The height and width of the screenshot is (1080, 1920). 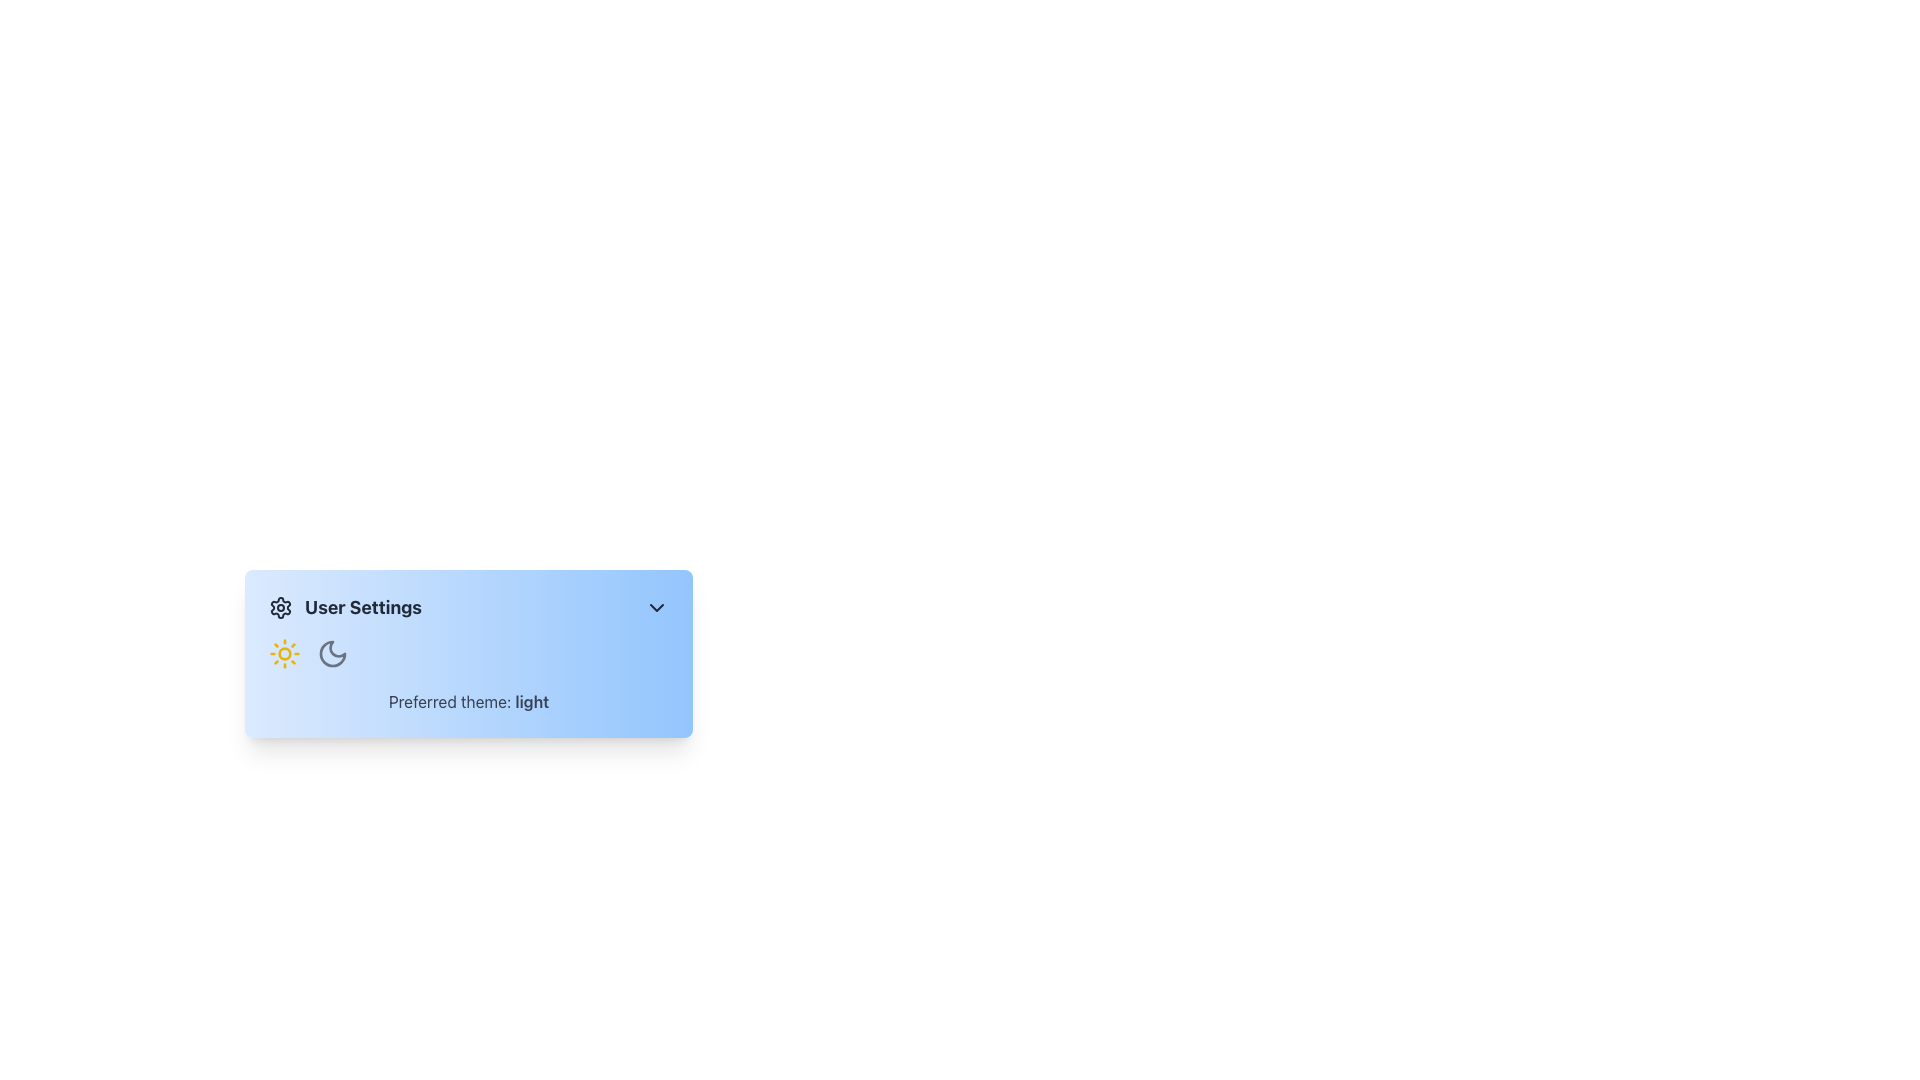 I want to click on to select the light theme option represented by the small filled circular shape within the sun icon in the 'User Settings' panel, so click(x=283, y=654).